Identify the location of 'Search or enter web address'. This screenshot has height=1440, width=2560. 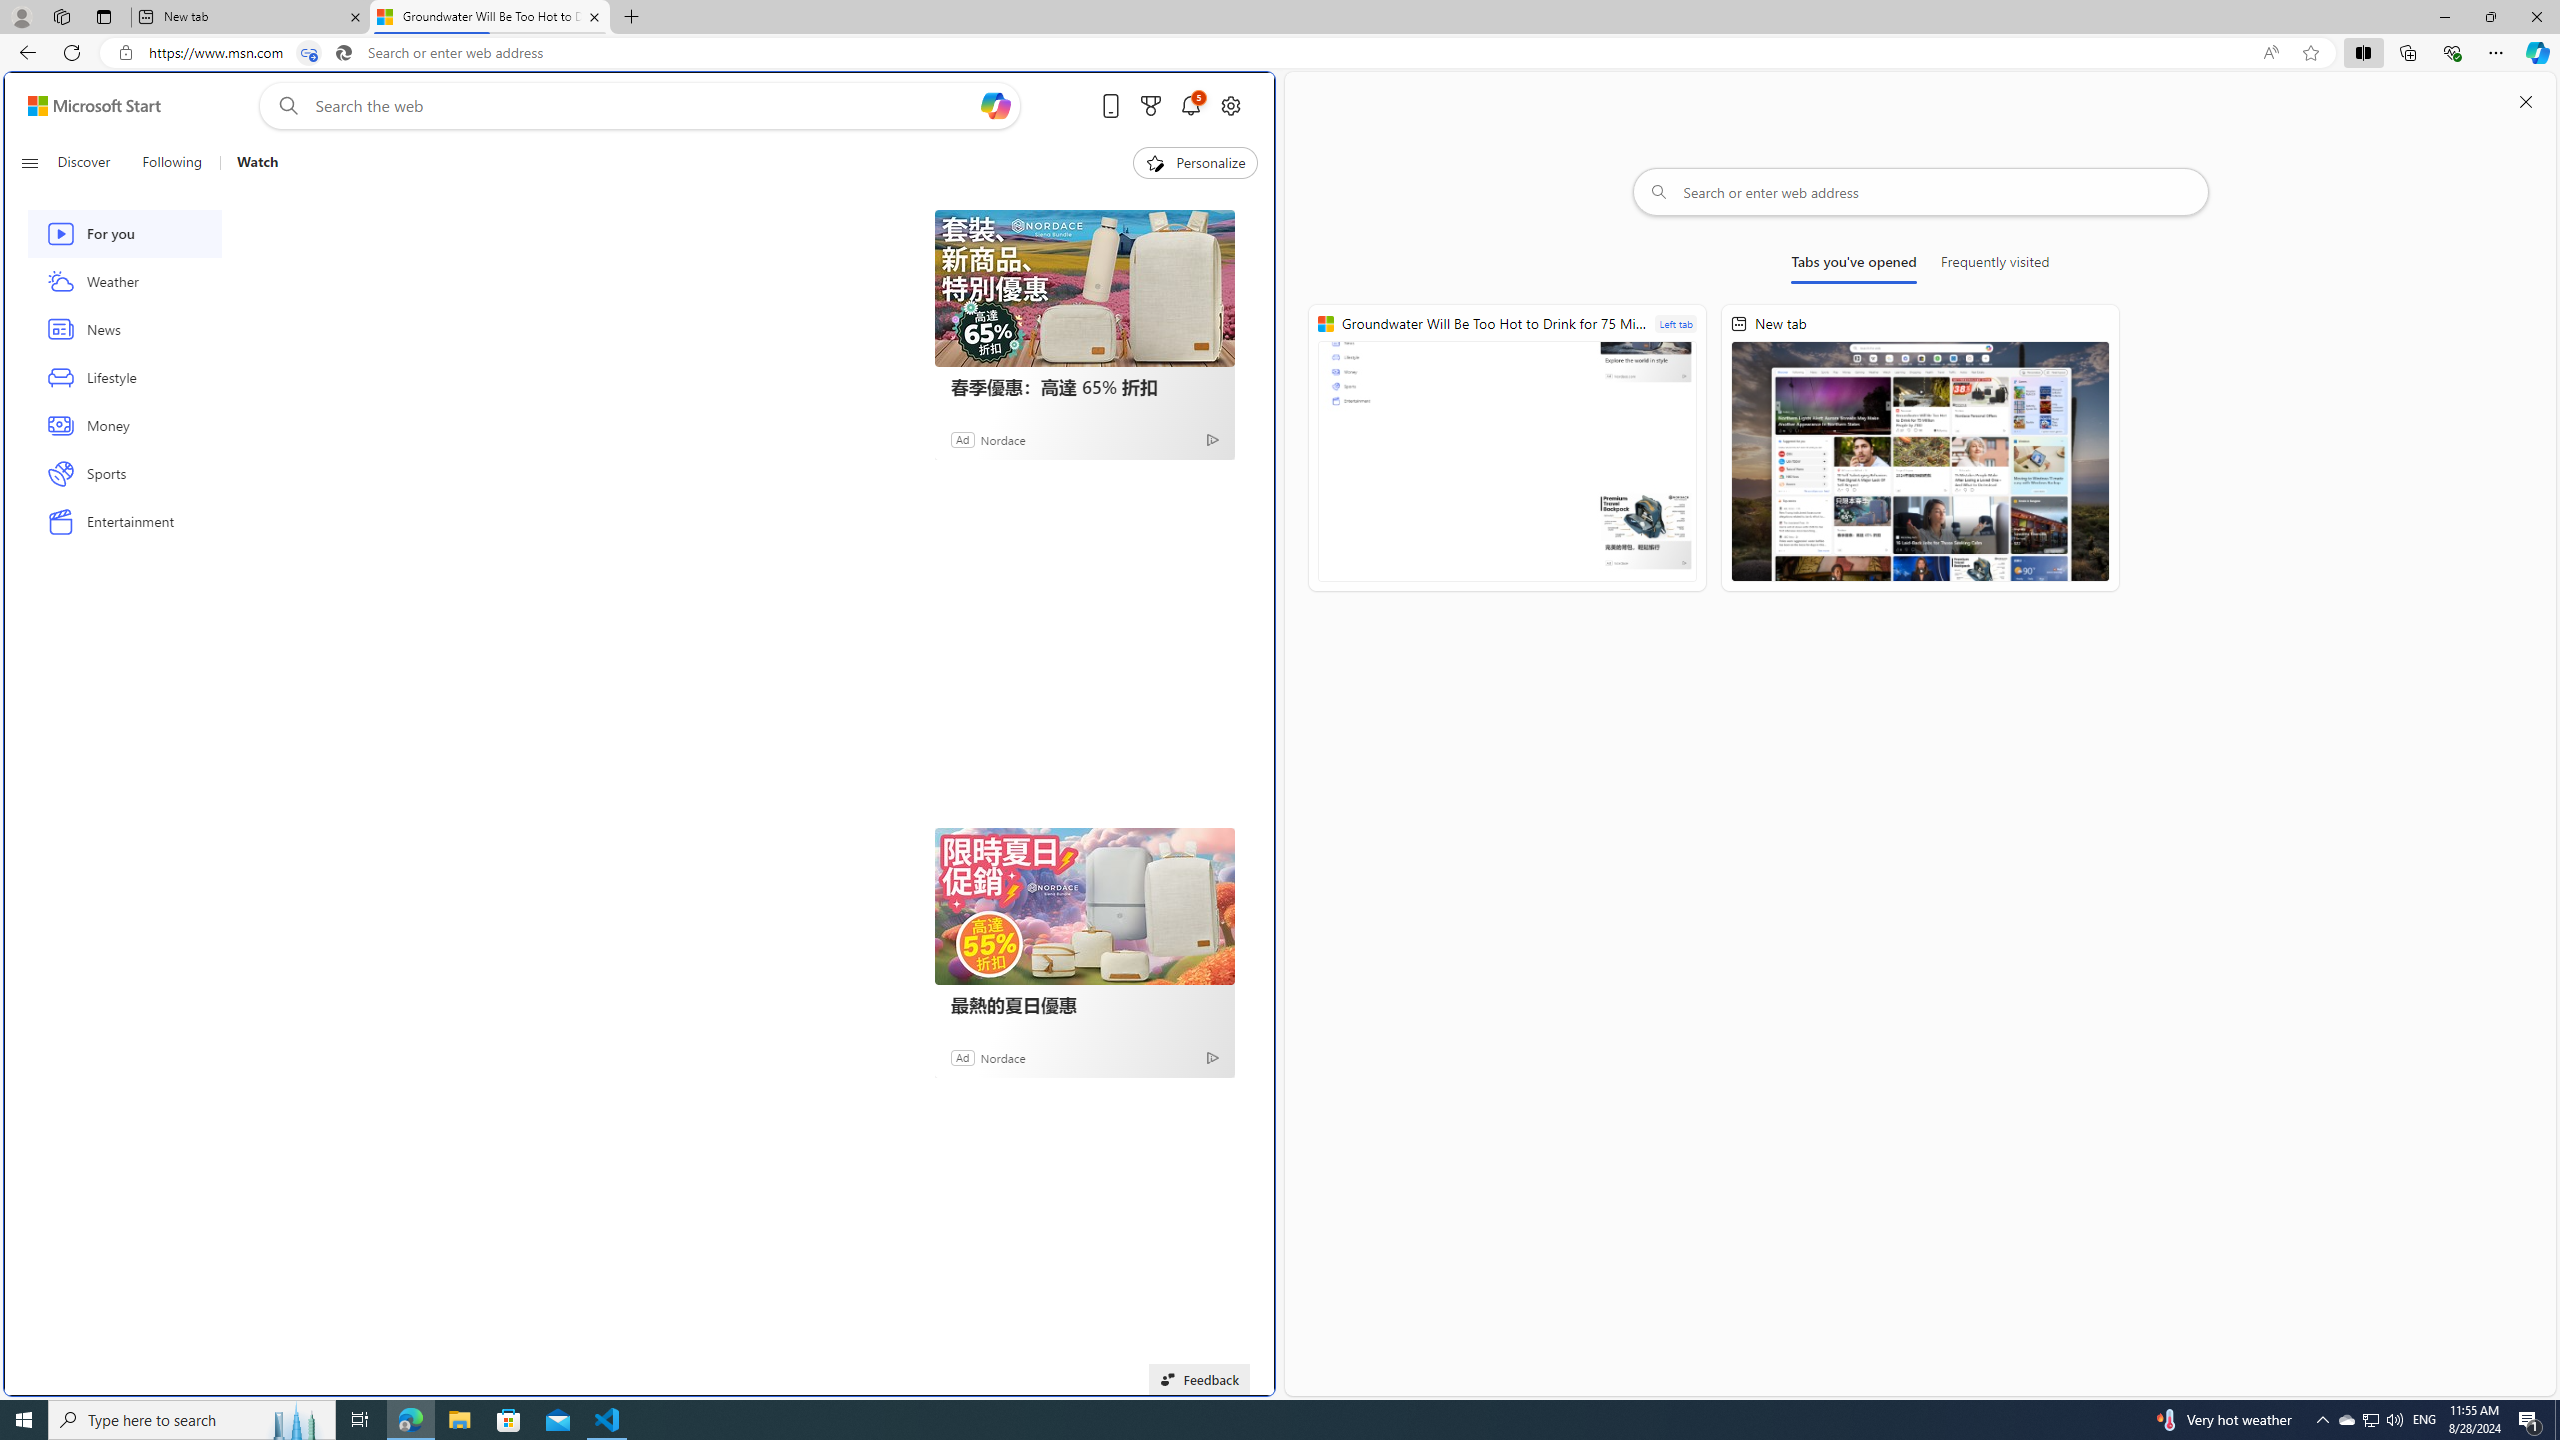
(1920, 191).